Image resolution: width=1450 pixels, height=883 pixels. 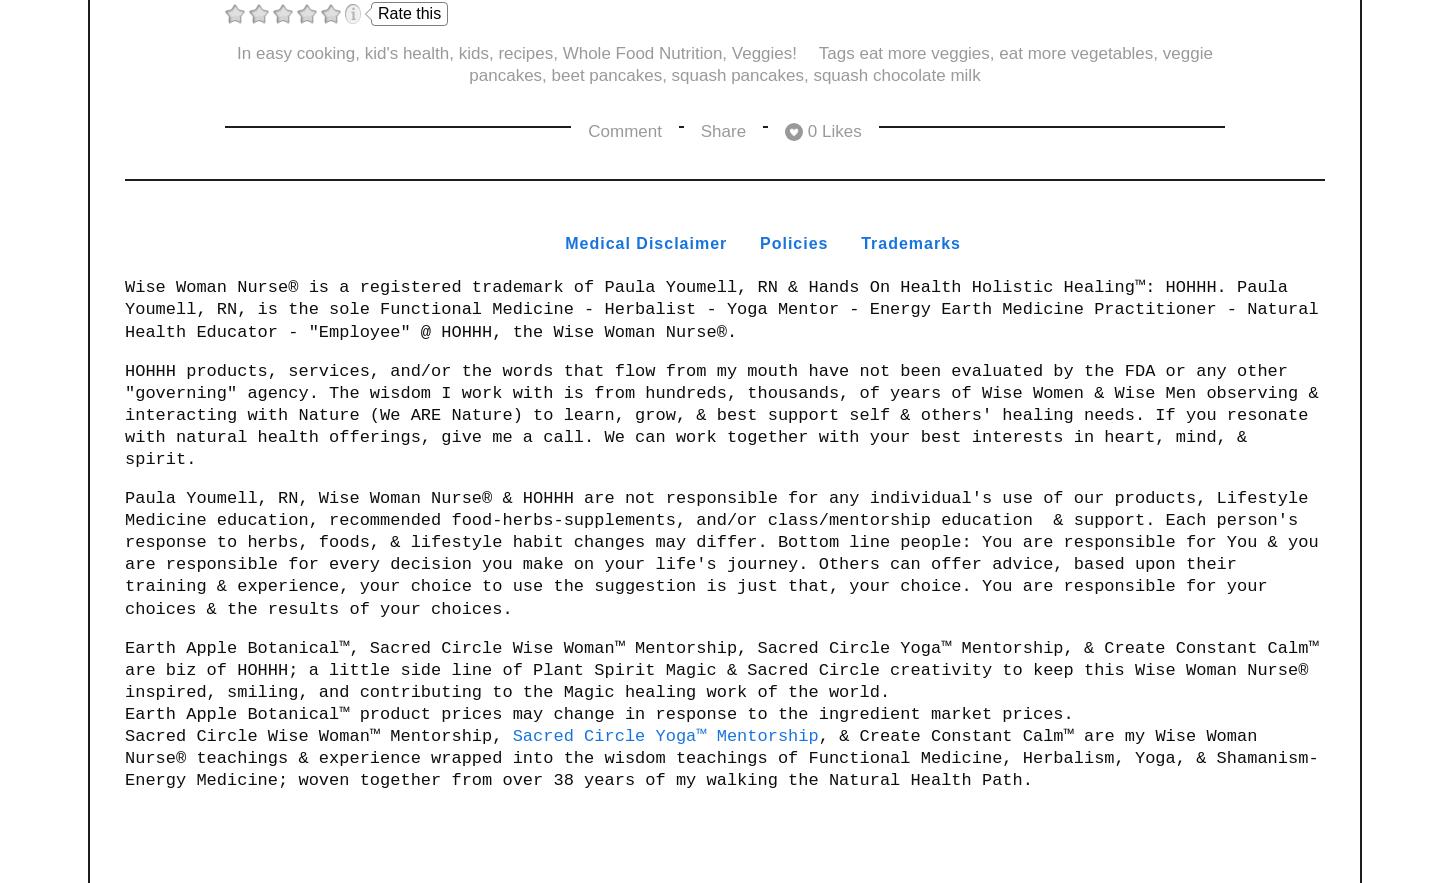 I want to click on 'HOHHH products, services, and/or the words that flow from my mouth have not been evaluated by the FDA or any other "governing" agency. The wisdom I work with is from hundreds, thousands, of years of Wise Women & Wise Men observing & interacting with Nature (We ARE Nature) to learn, grow, & best support self & others' healing needs. If you resonate with natural health offerings, give me a call. We can work together with your best interests in heart, mind, & spirit.', so click(x=726, y=414).